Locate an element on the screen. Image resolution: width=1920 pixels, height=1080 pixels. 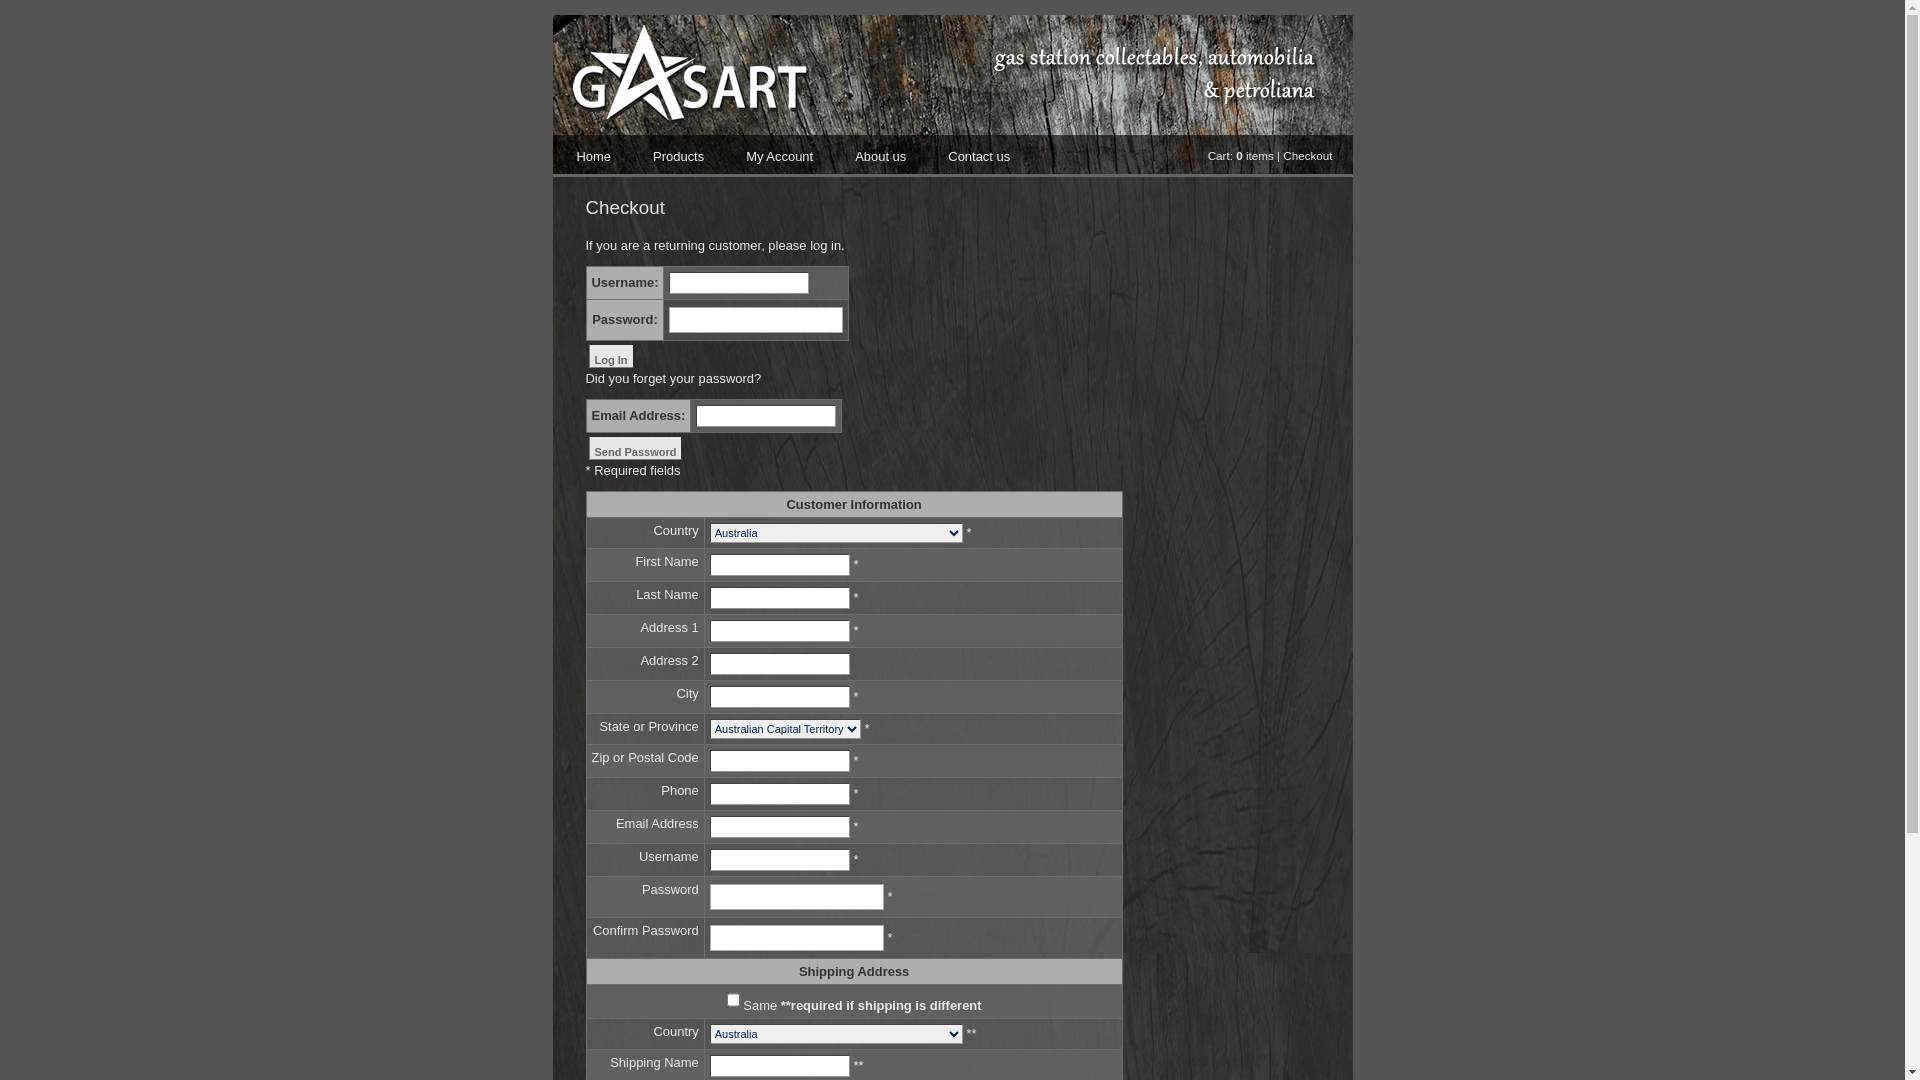
'About us' is located at coordinates (880, 155).